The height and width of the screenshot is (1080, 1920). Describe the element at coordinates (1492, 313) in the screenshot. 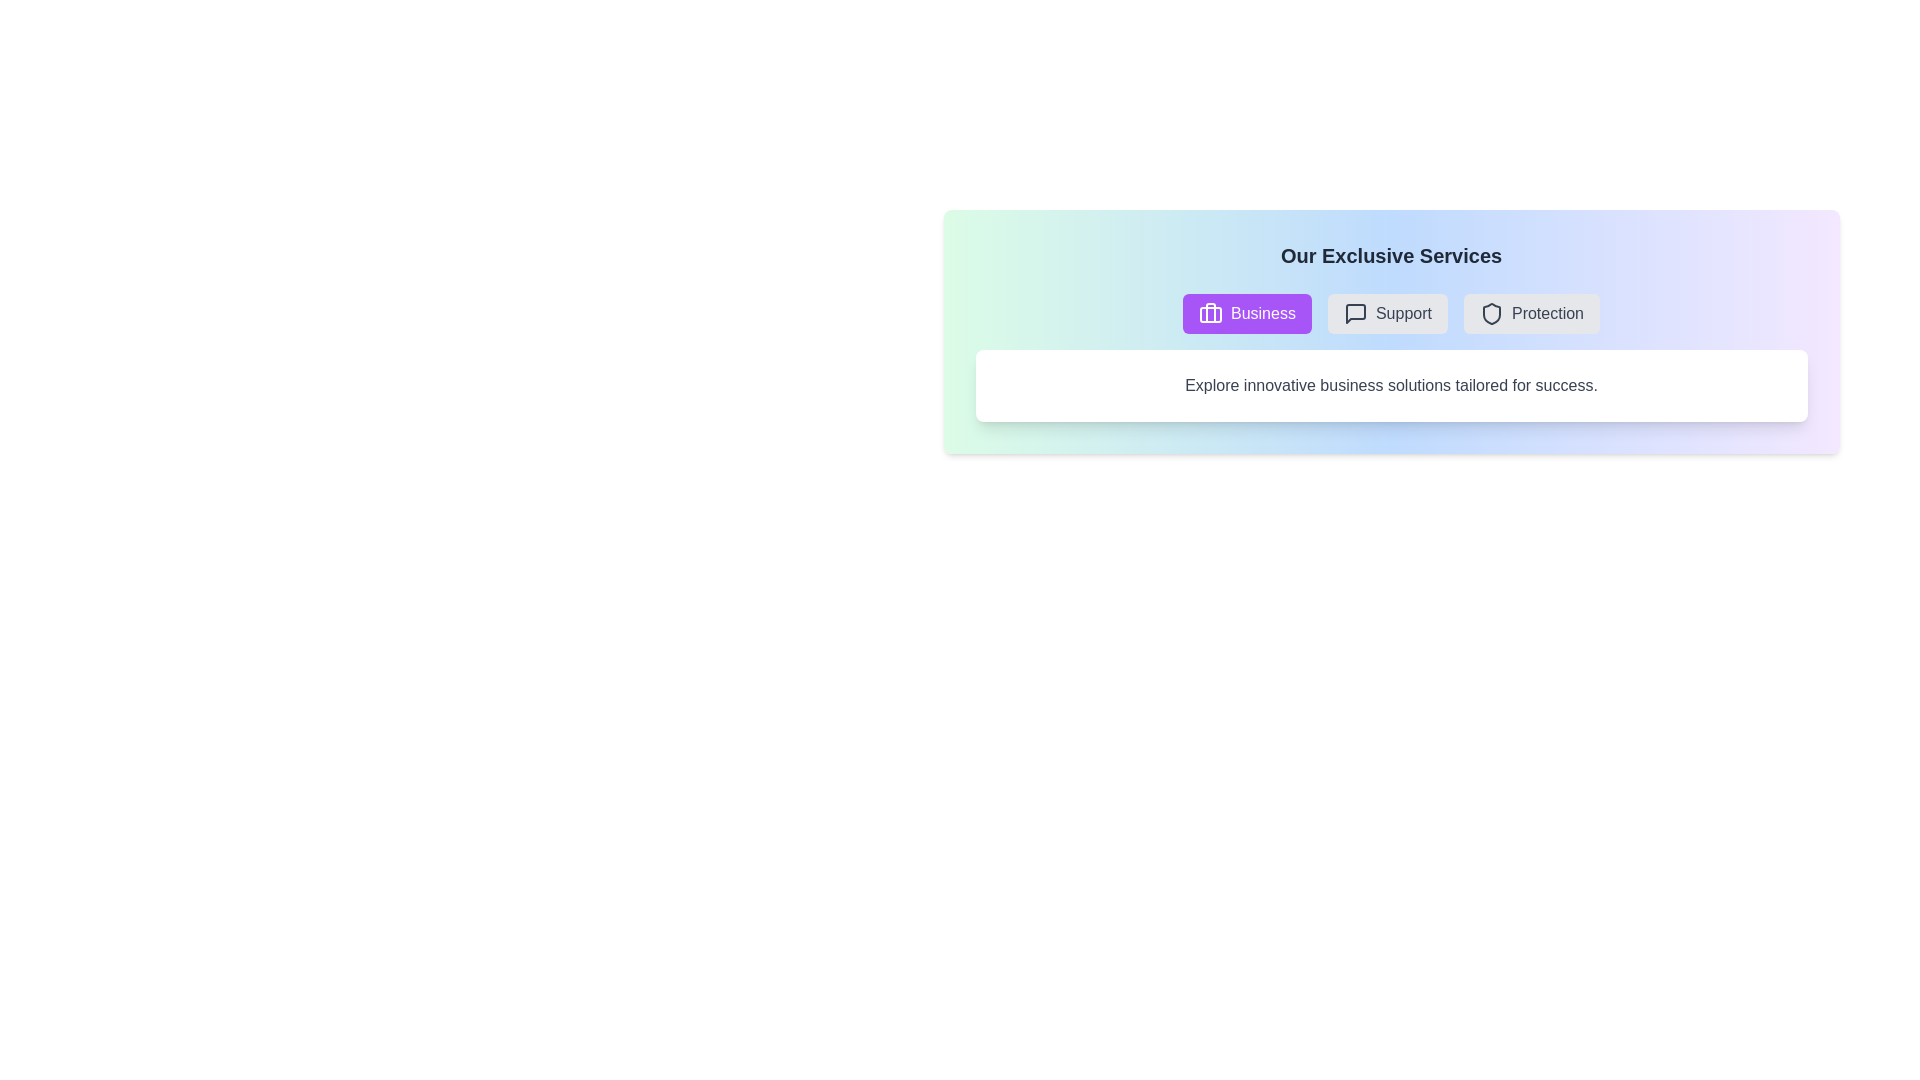

I see `the icon associated with the Protection tab` at that location.